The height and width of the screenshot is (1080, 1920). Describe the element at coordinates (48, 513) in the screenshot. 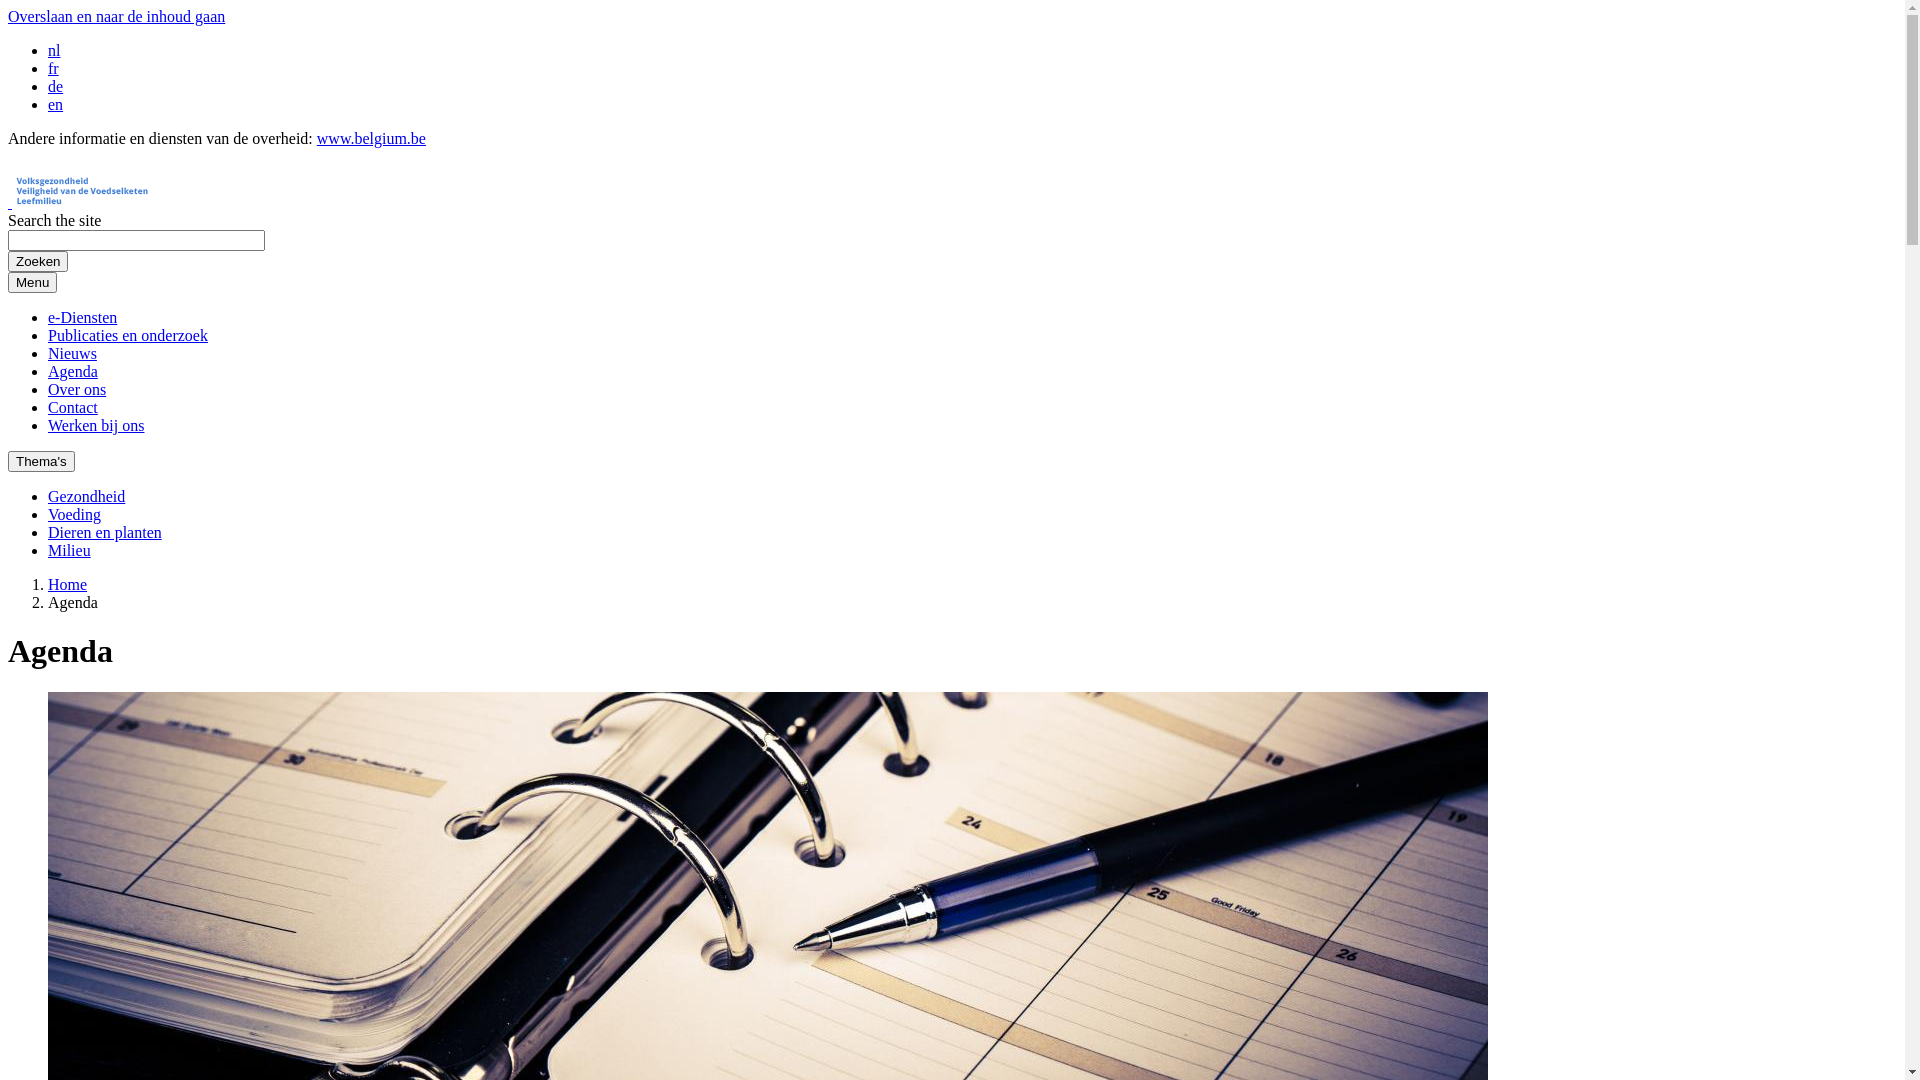

I see `'Voeding'` at that location.